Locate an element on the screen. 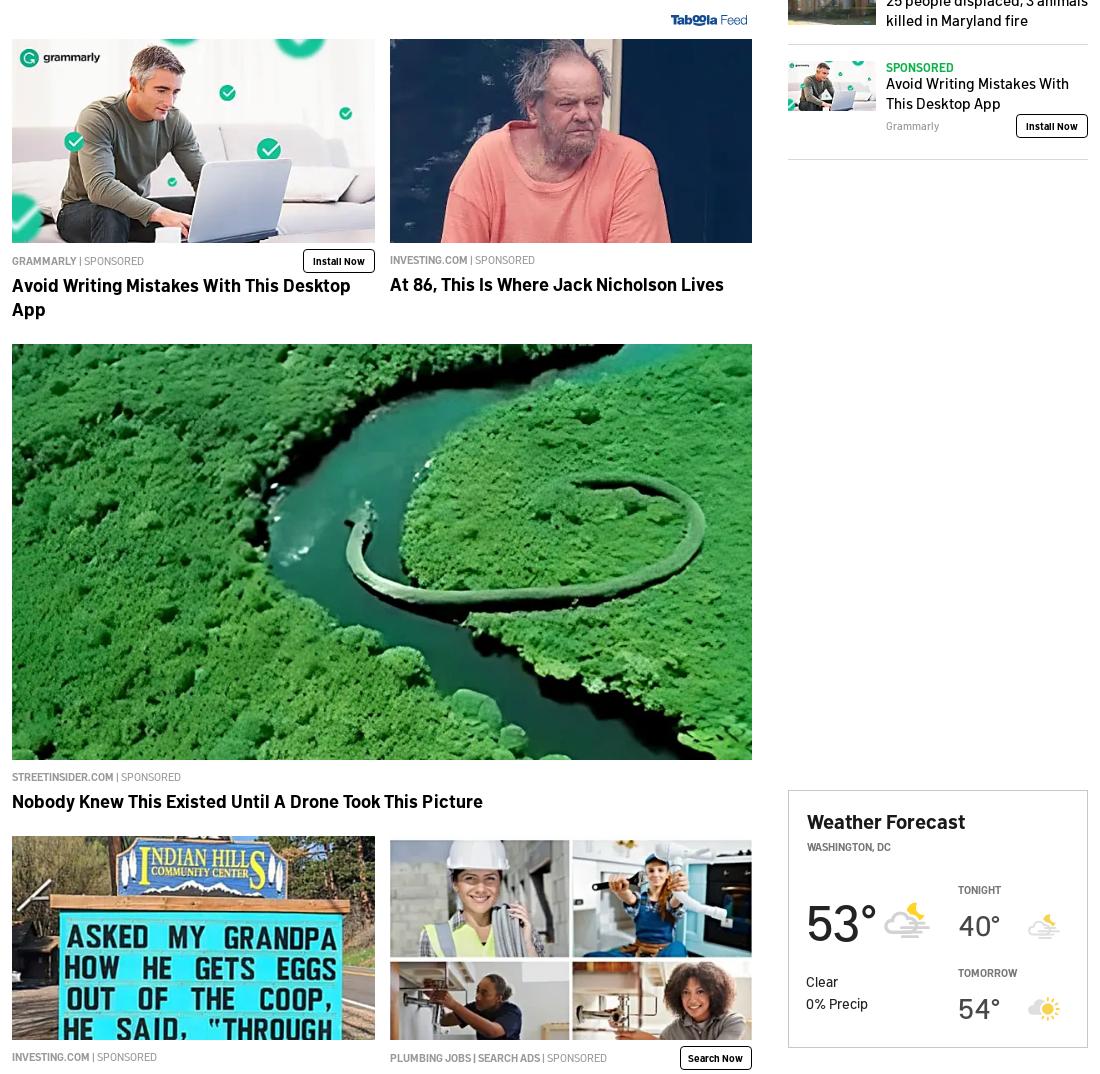 This screenshot has width=1100, height=1074. 'Clear' is located at coordinates (822, 979).